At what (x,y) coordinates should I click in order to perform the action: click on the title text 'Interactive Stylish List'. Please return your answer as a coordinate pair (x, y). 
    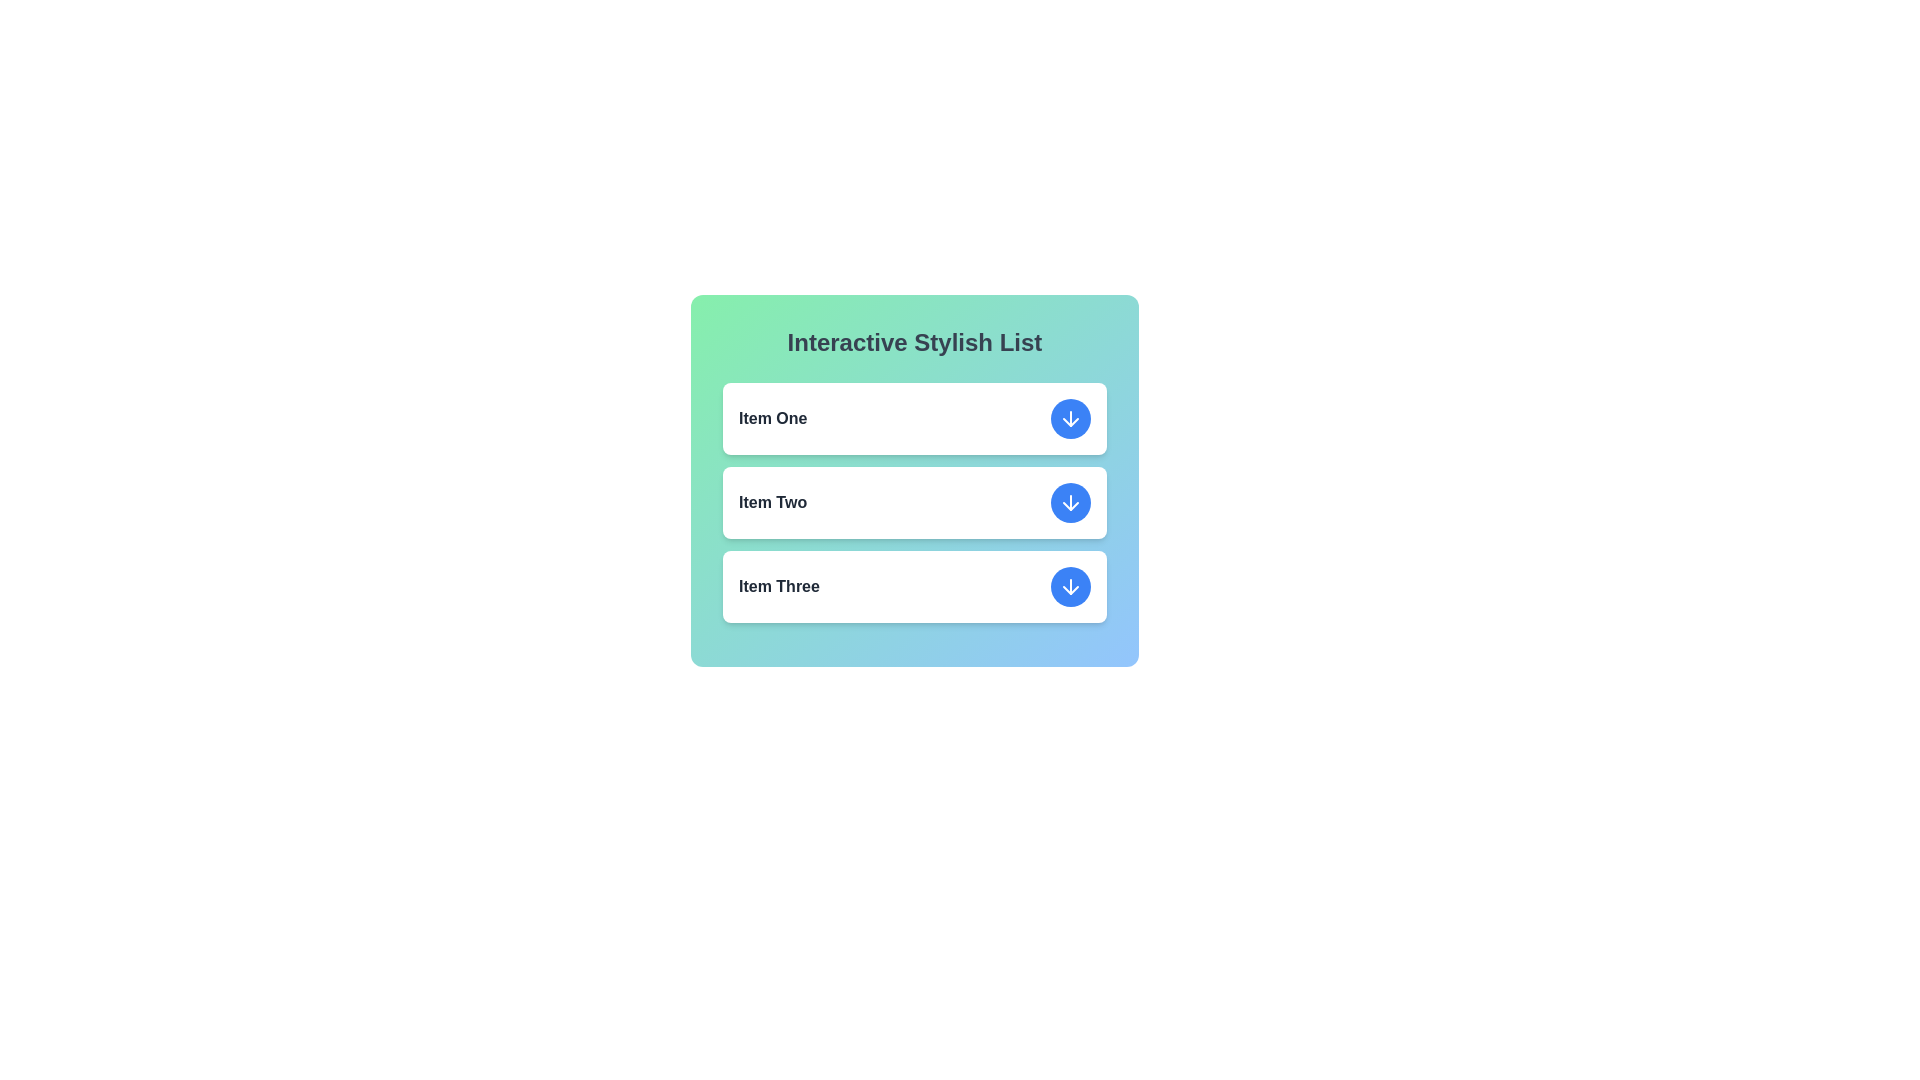
    Looking at the image, I should click on (914, 342).